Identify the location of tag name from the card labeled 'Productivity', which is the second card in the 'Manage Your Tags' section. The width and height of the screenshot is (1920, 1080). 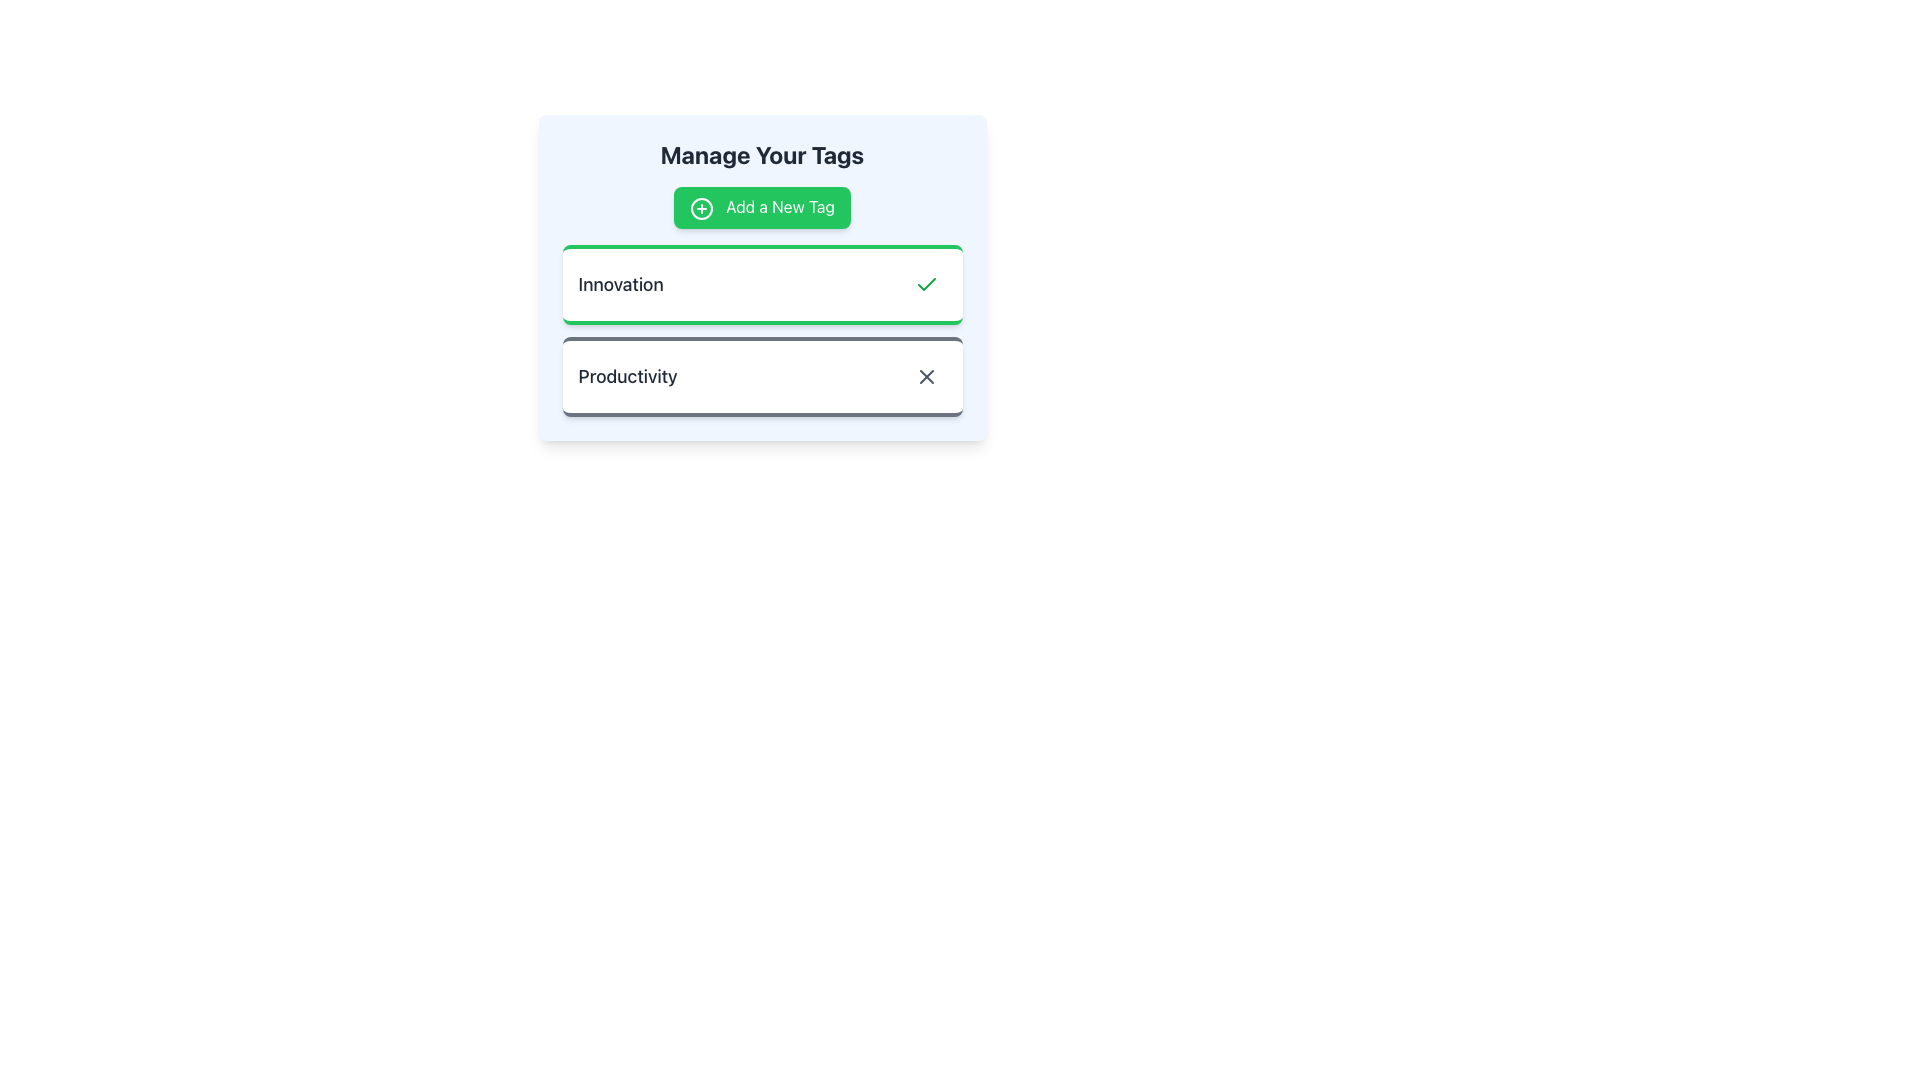
(761, 376).